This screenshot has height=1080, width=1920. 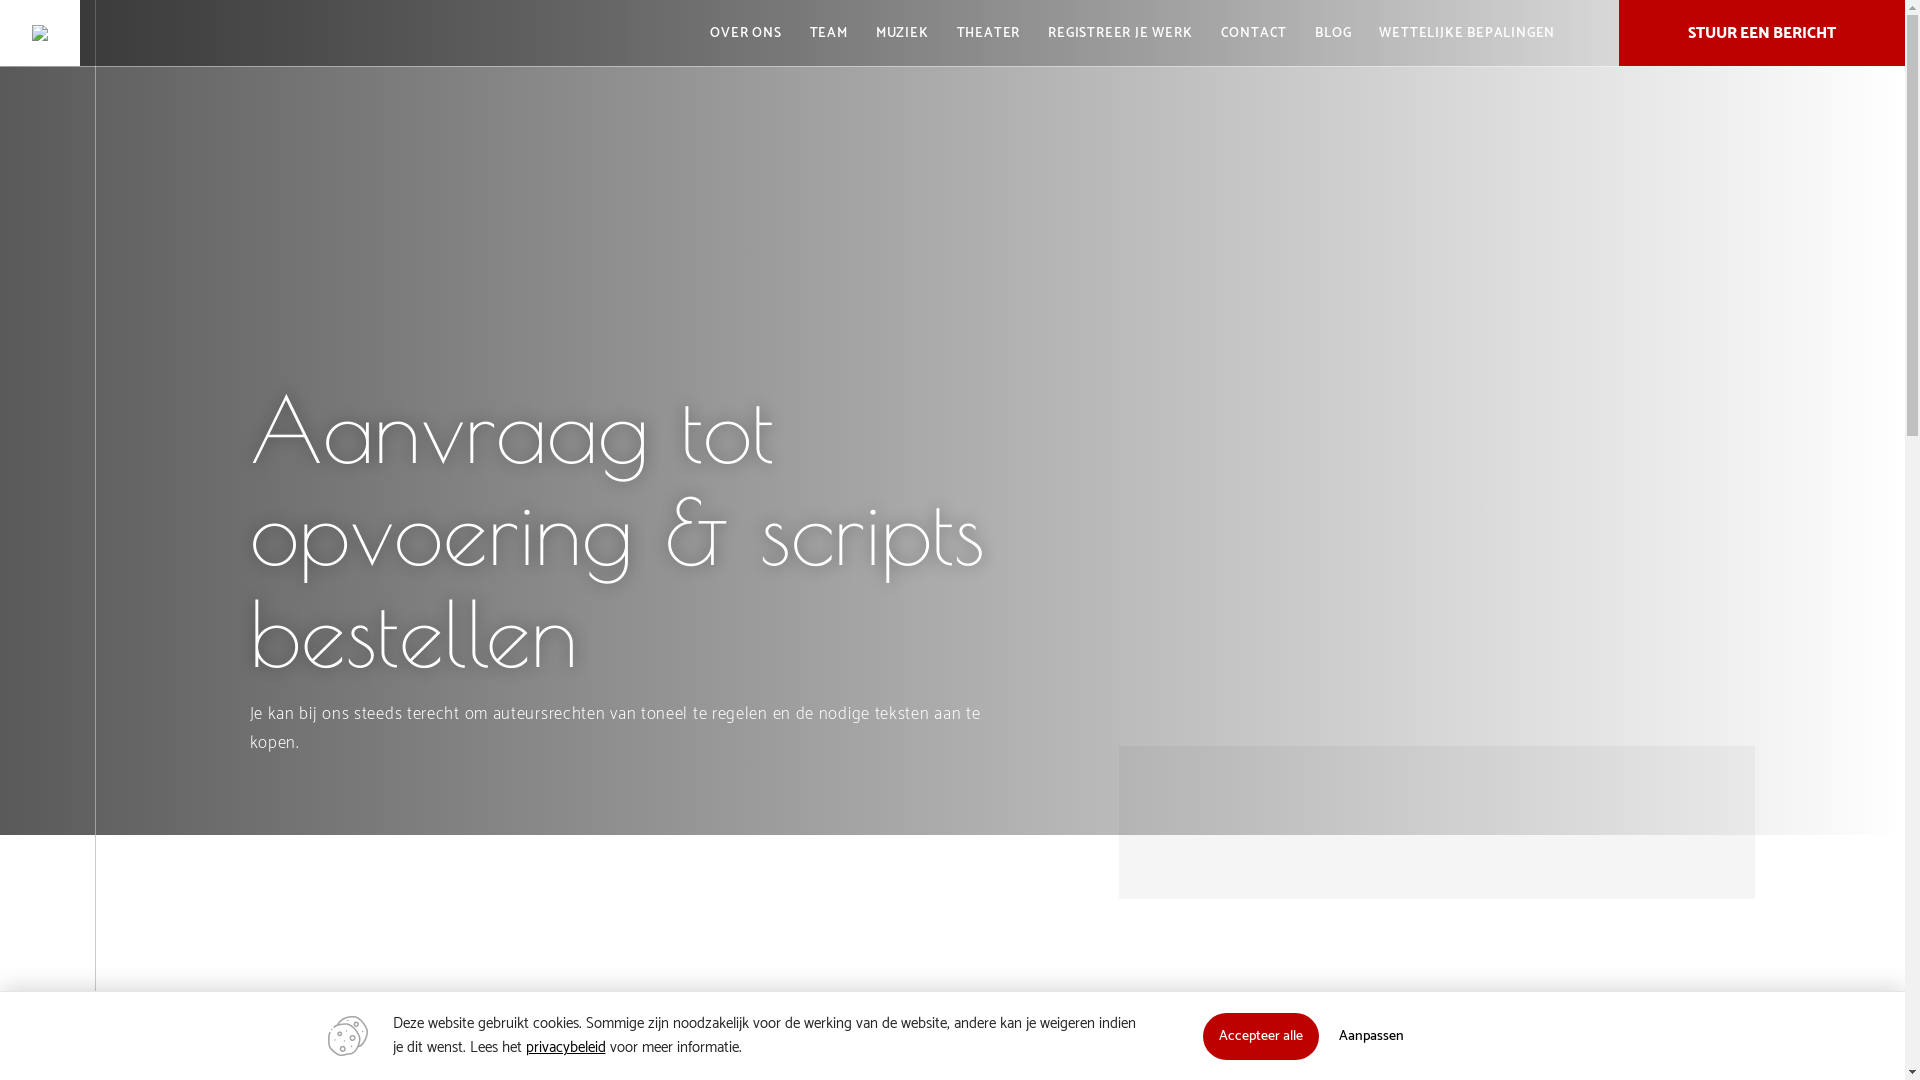 I want to click on 'BLOG', so click(x=1333, y=33).